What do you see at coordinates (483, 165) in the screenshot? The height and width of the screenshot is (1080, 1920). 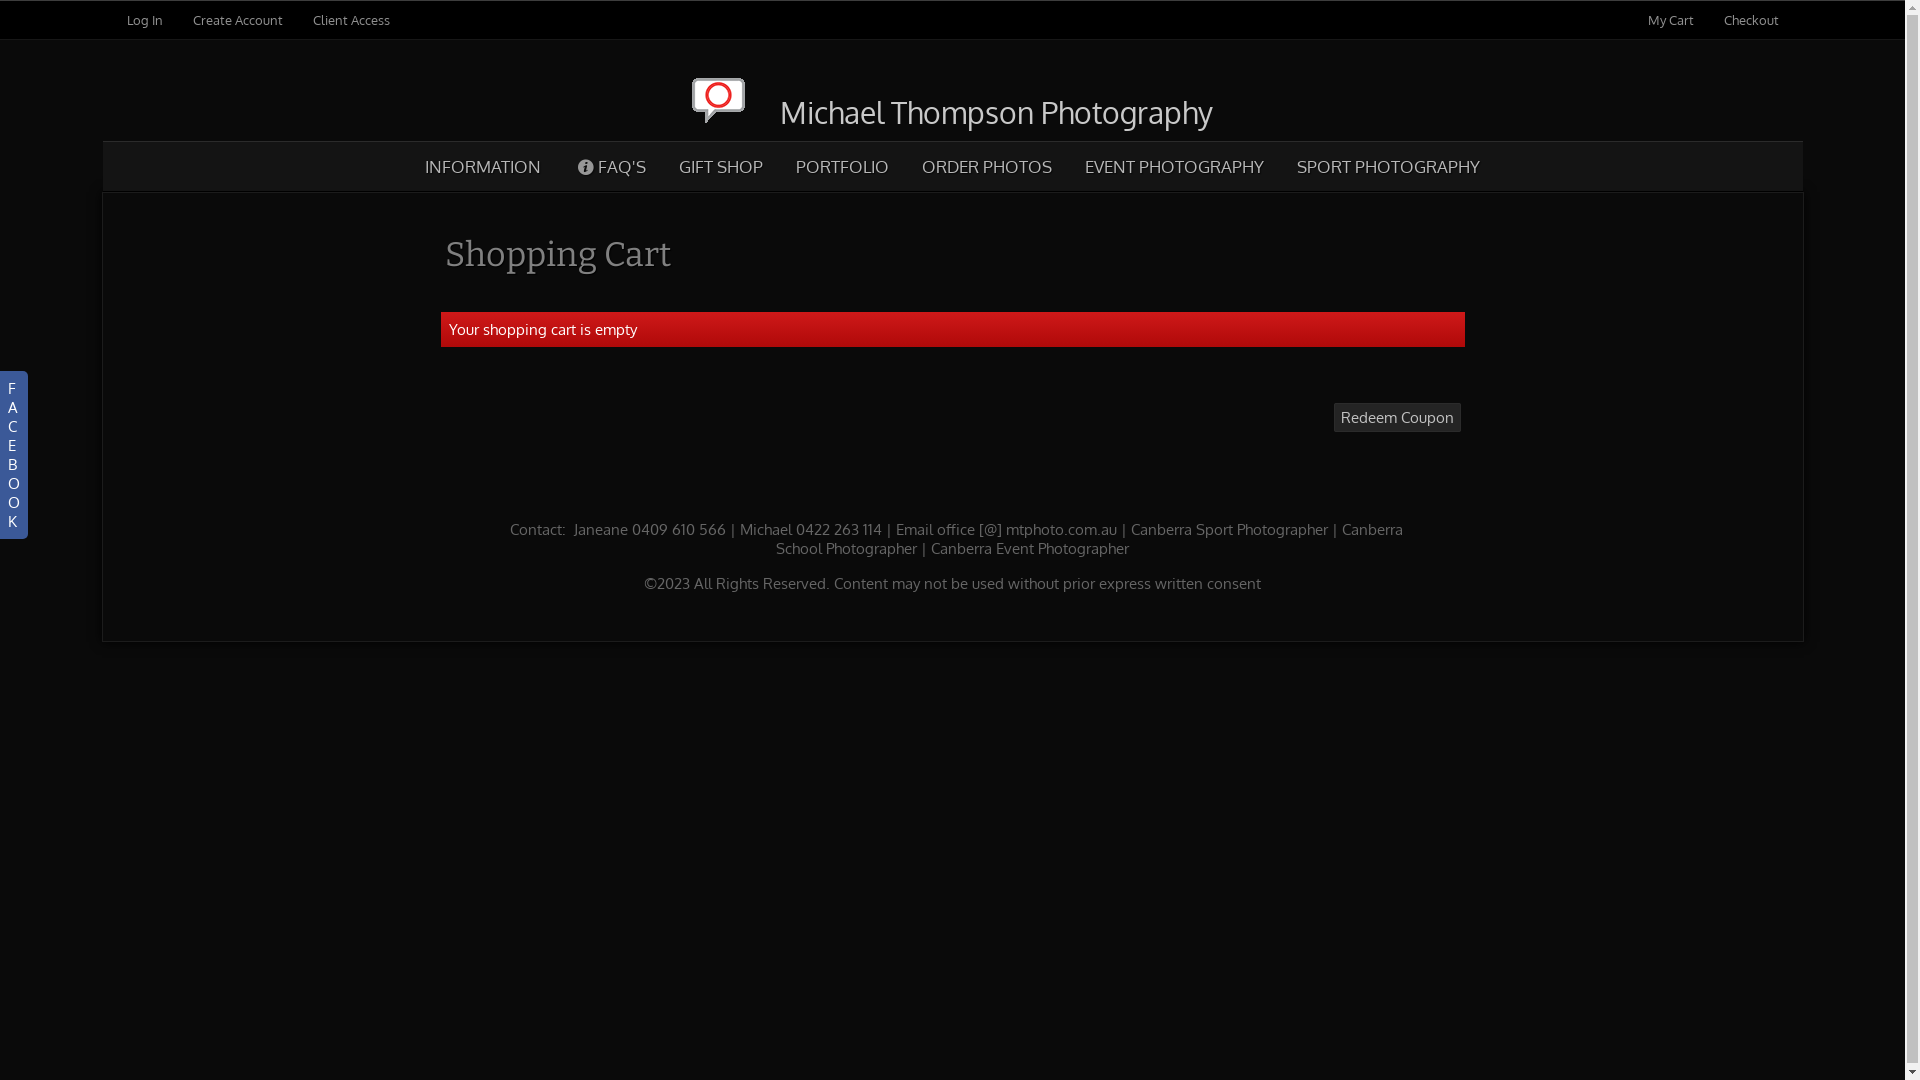 I see `'INFORMATION'` at bounding box center [483, 165].